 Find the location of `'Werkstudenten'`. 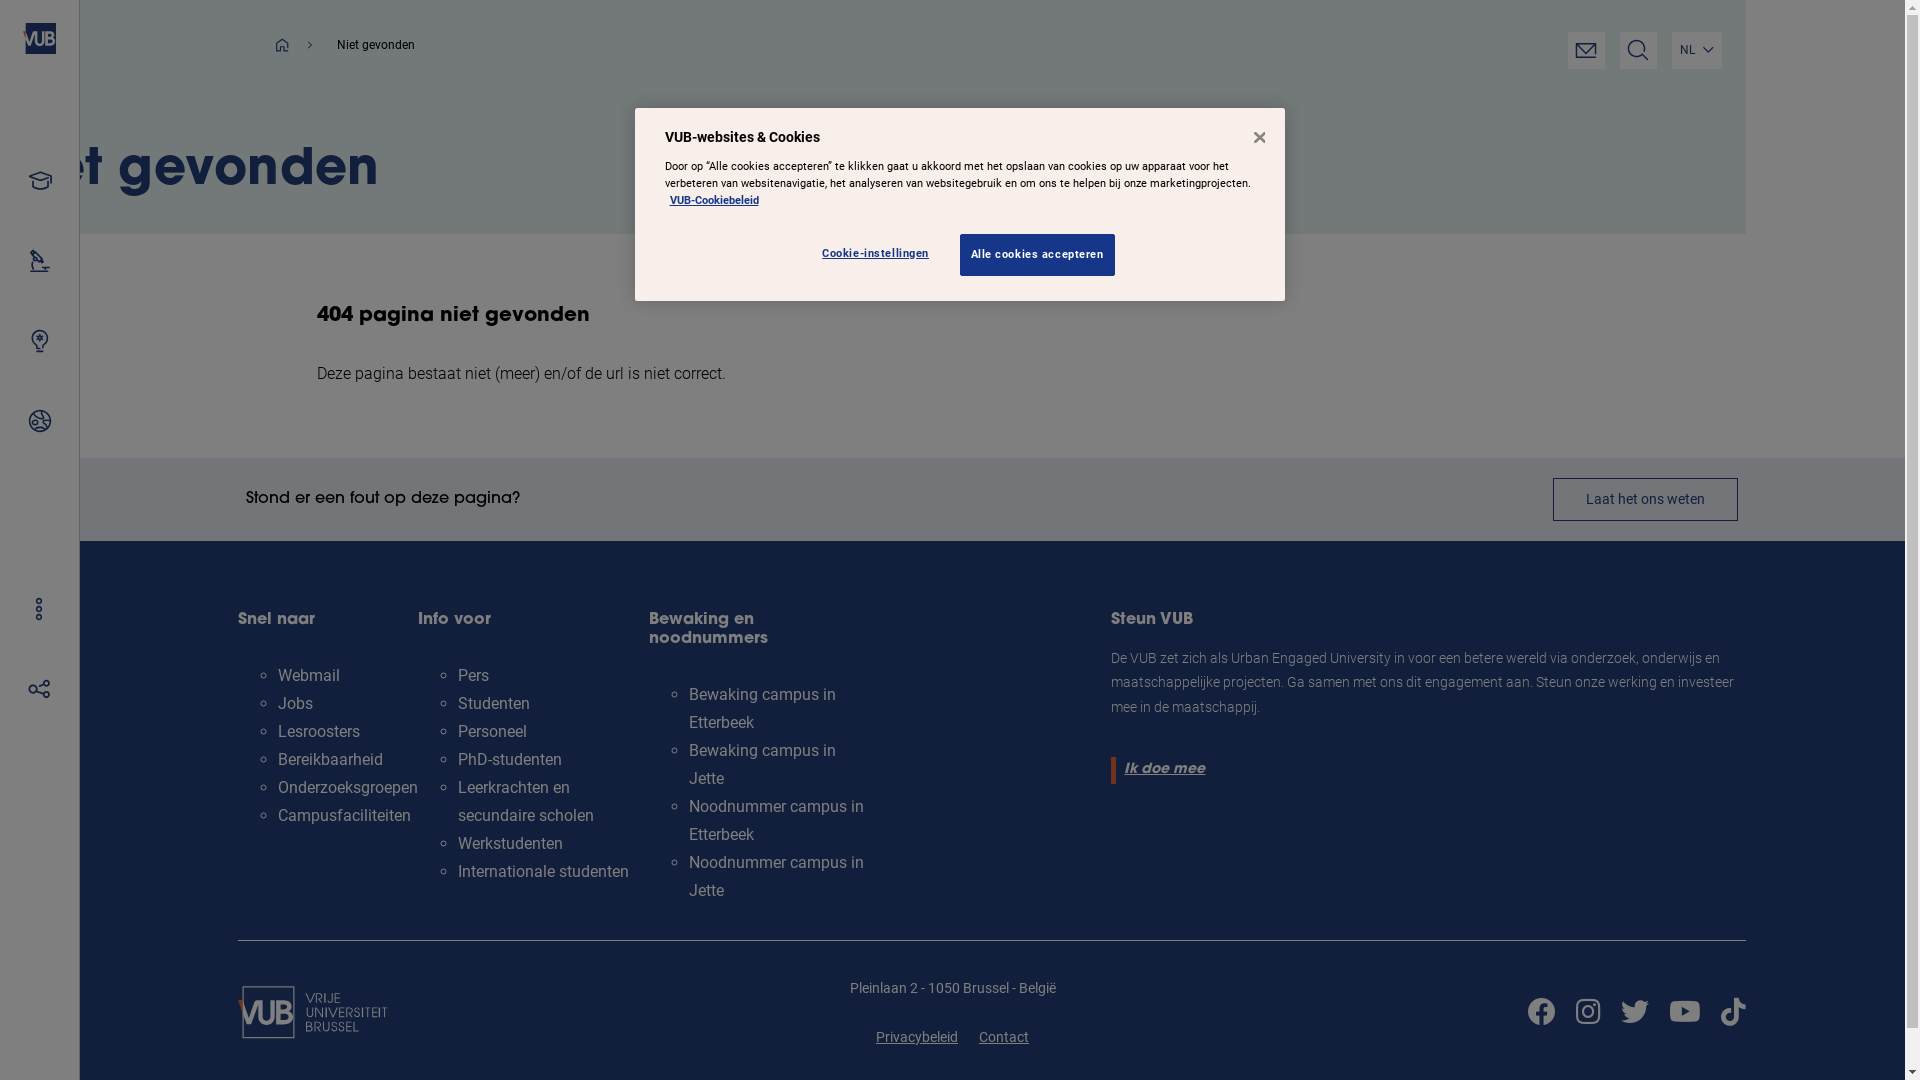

'Werkstudenten' is located at coordinates (510, 843).